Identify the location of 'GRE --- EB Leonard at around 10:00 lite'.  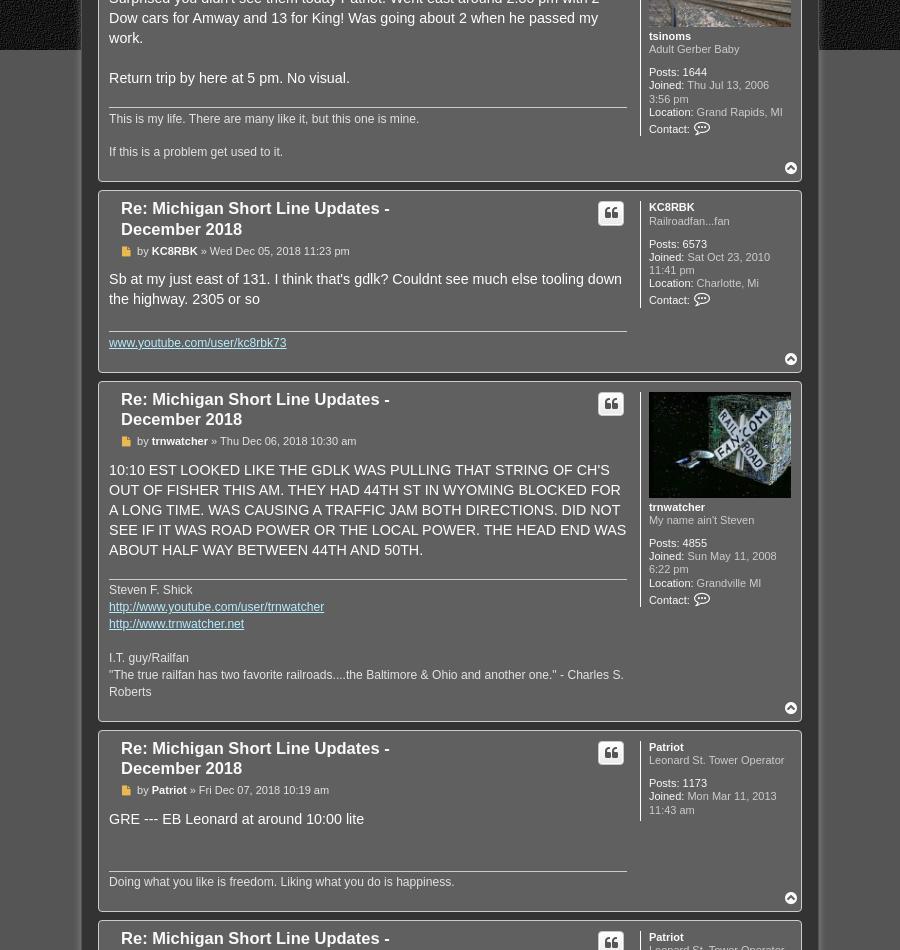
(235, 817).